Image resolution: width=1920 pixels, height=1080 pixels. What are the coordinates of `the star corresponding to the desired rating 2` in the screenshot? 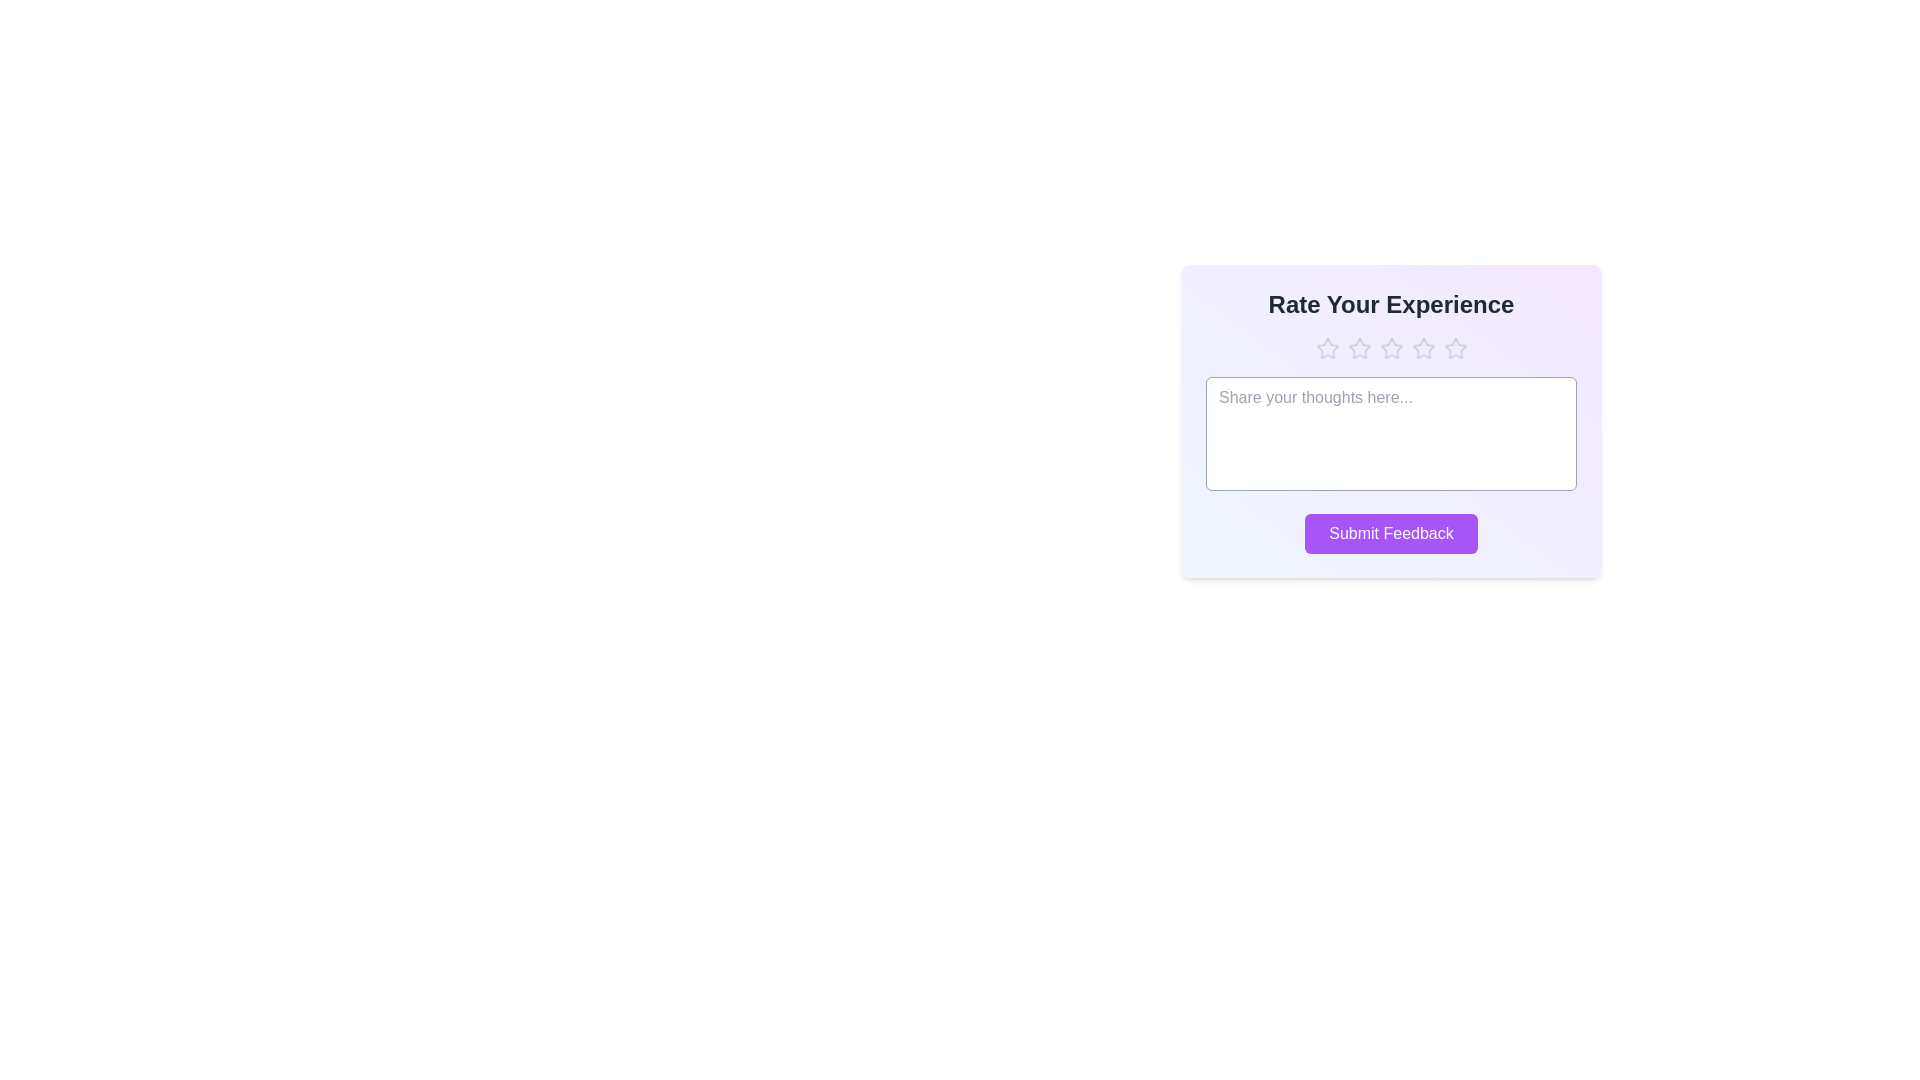 It's located at (1359, 347).